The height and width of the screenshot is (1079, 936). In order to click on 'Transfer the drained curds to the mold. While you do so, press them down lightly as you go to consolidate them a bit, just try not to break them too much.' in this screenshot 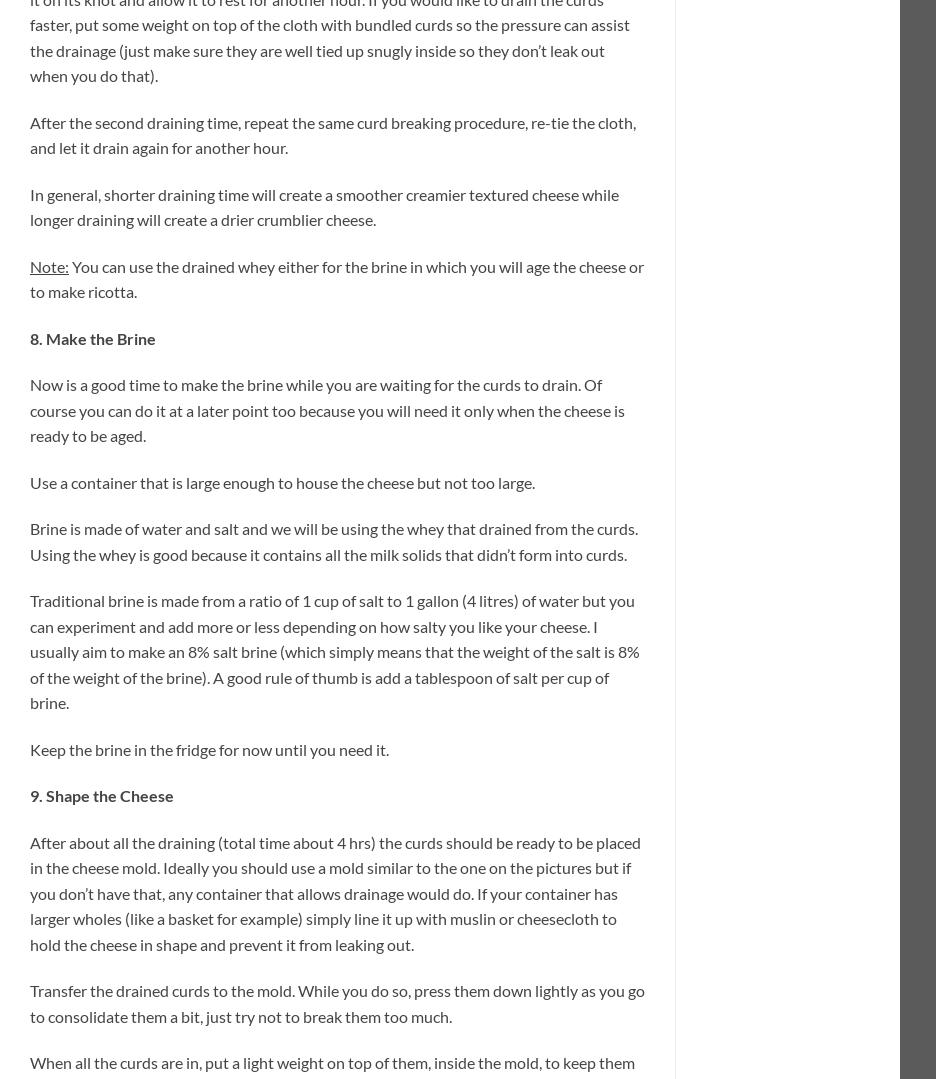, I will do `click(336, 1003)`.